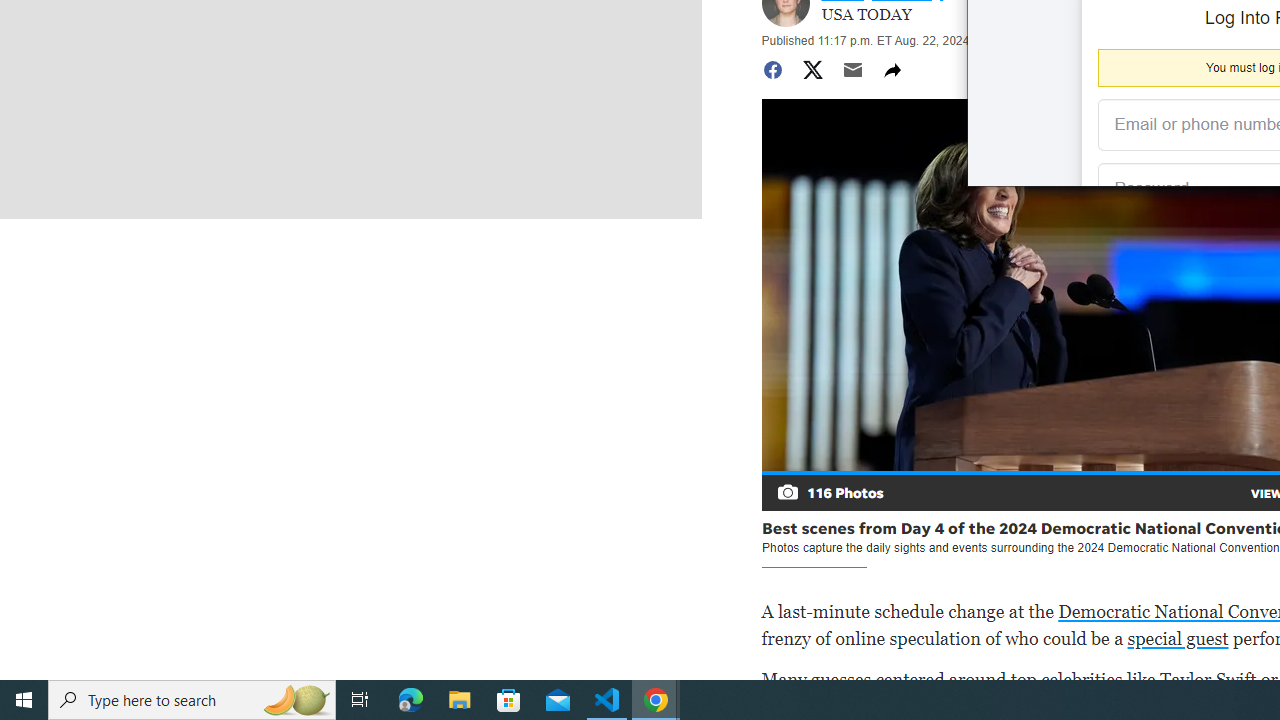 Image resolution: width=1280 pixels, height=720 pixels. What do you see at coordinates (192, 698) in the screenshot?
I see `'Type here to search'` at bounding box center [192, 698].